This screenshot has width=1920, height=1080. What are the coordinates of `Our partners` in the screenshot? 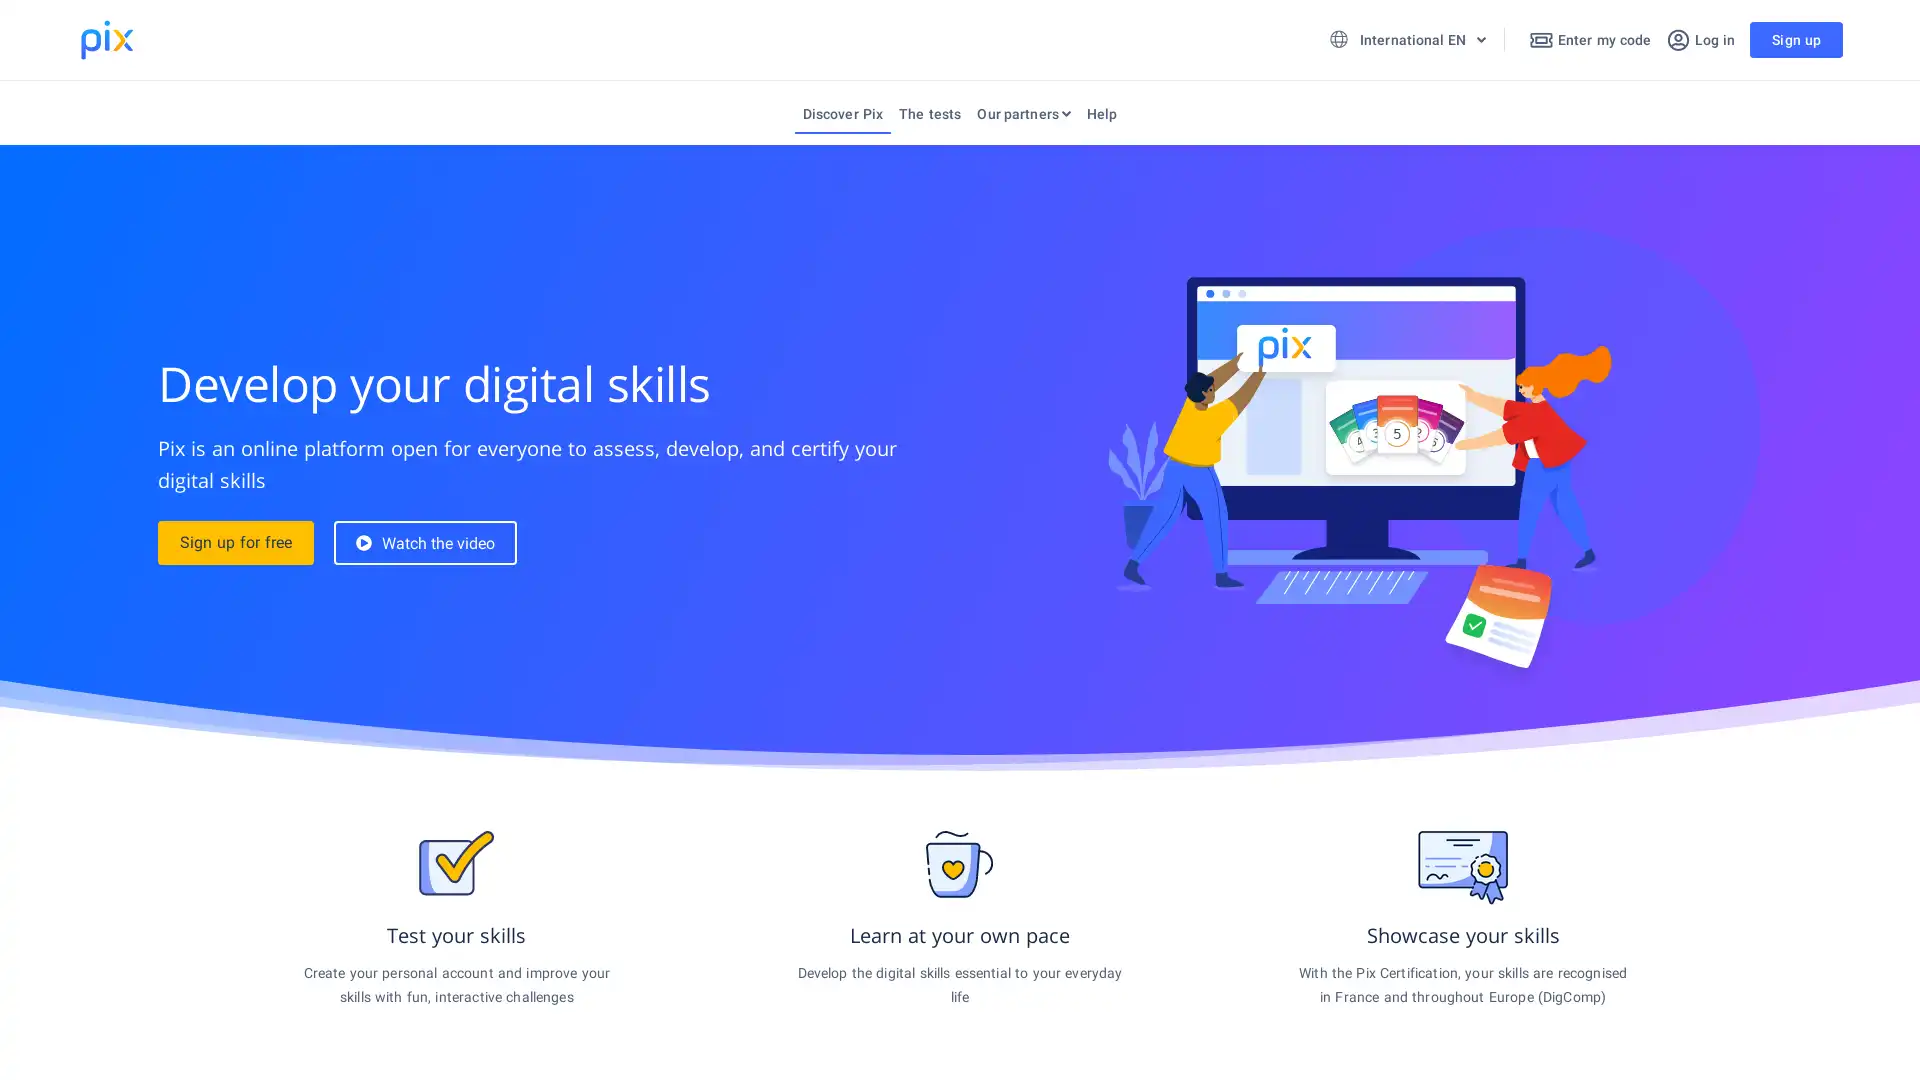 It's located at (1023, 118).